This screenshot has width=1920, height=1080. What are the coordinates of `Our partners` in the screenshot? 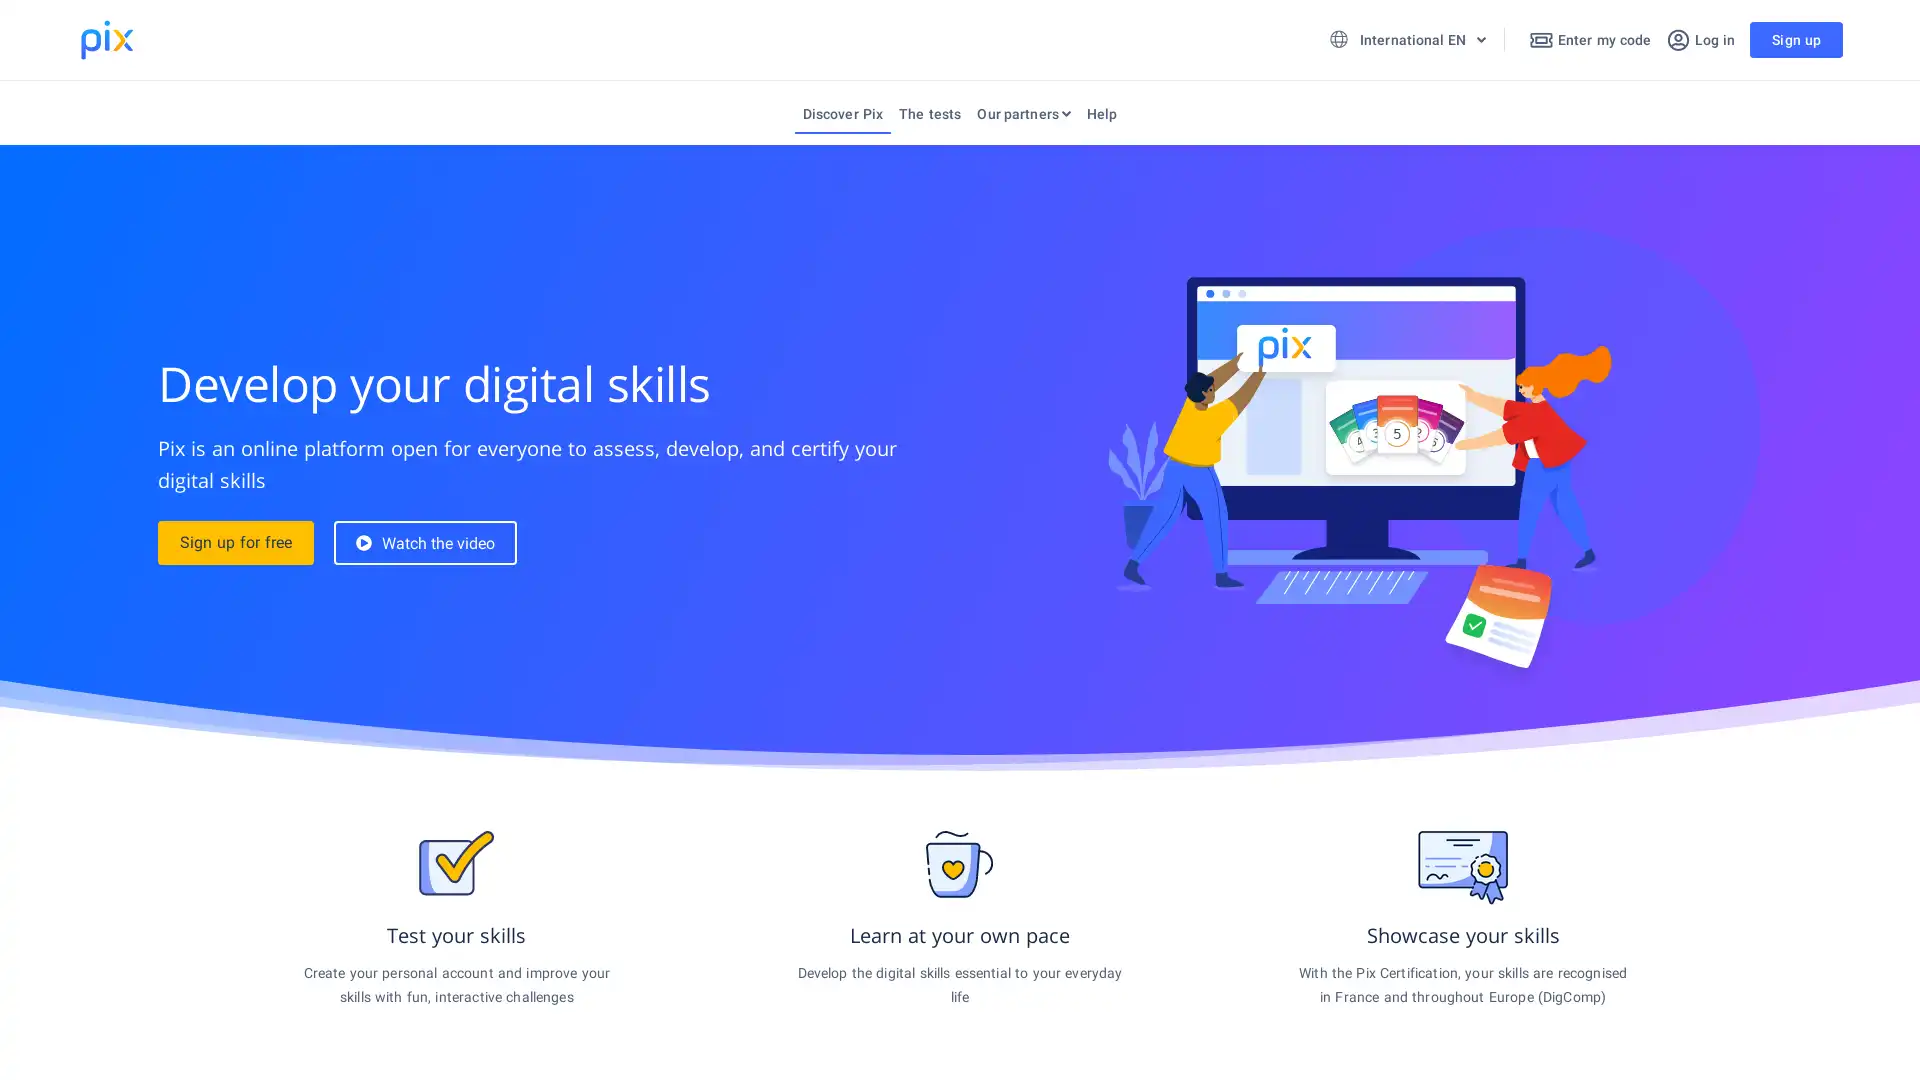 It's located at (1023, 118).